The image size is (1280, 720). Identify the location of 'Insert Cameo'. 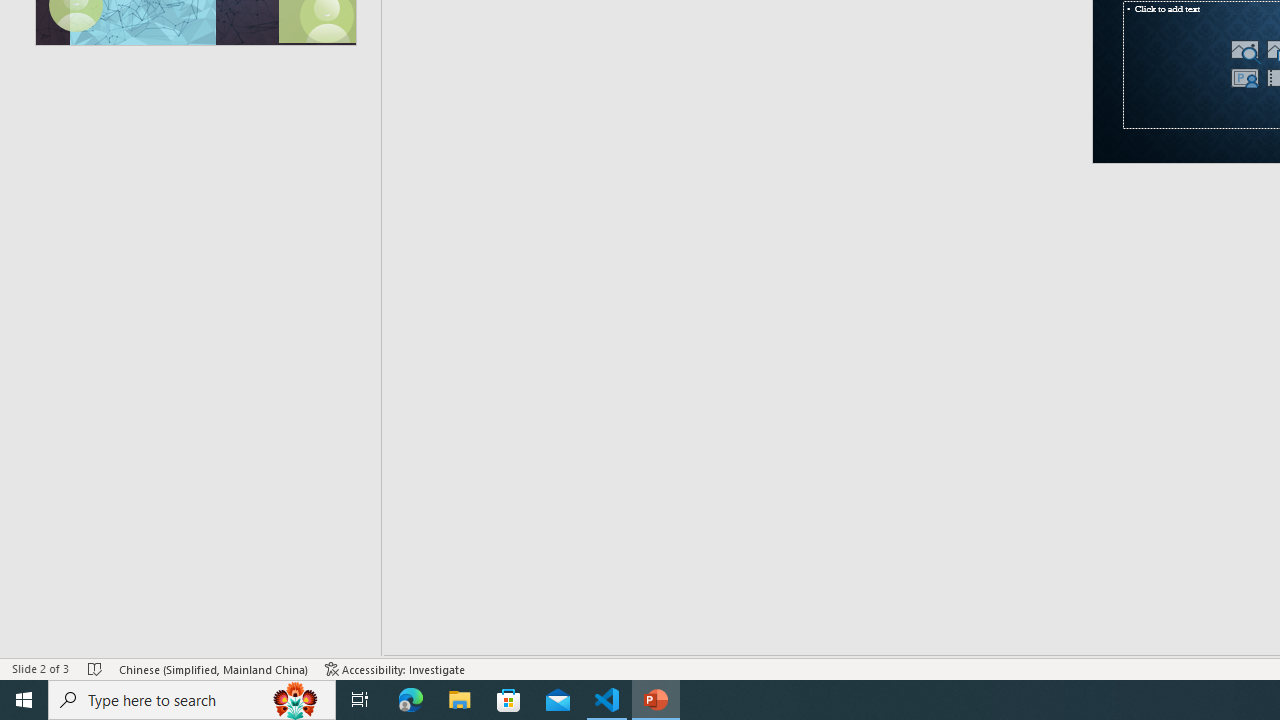
(1243, 77).